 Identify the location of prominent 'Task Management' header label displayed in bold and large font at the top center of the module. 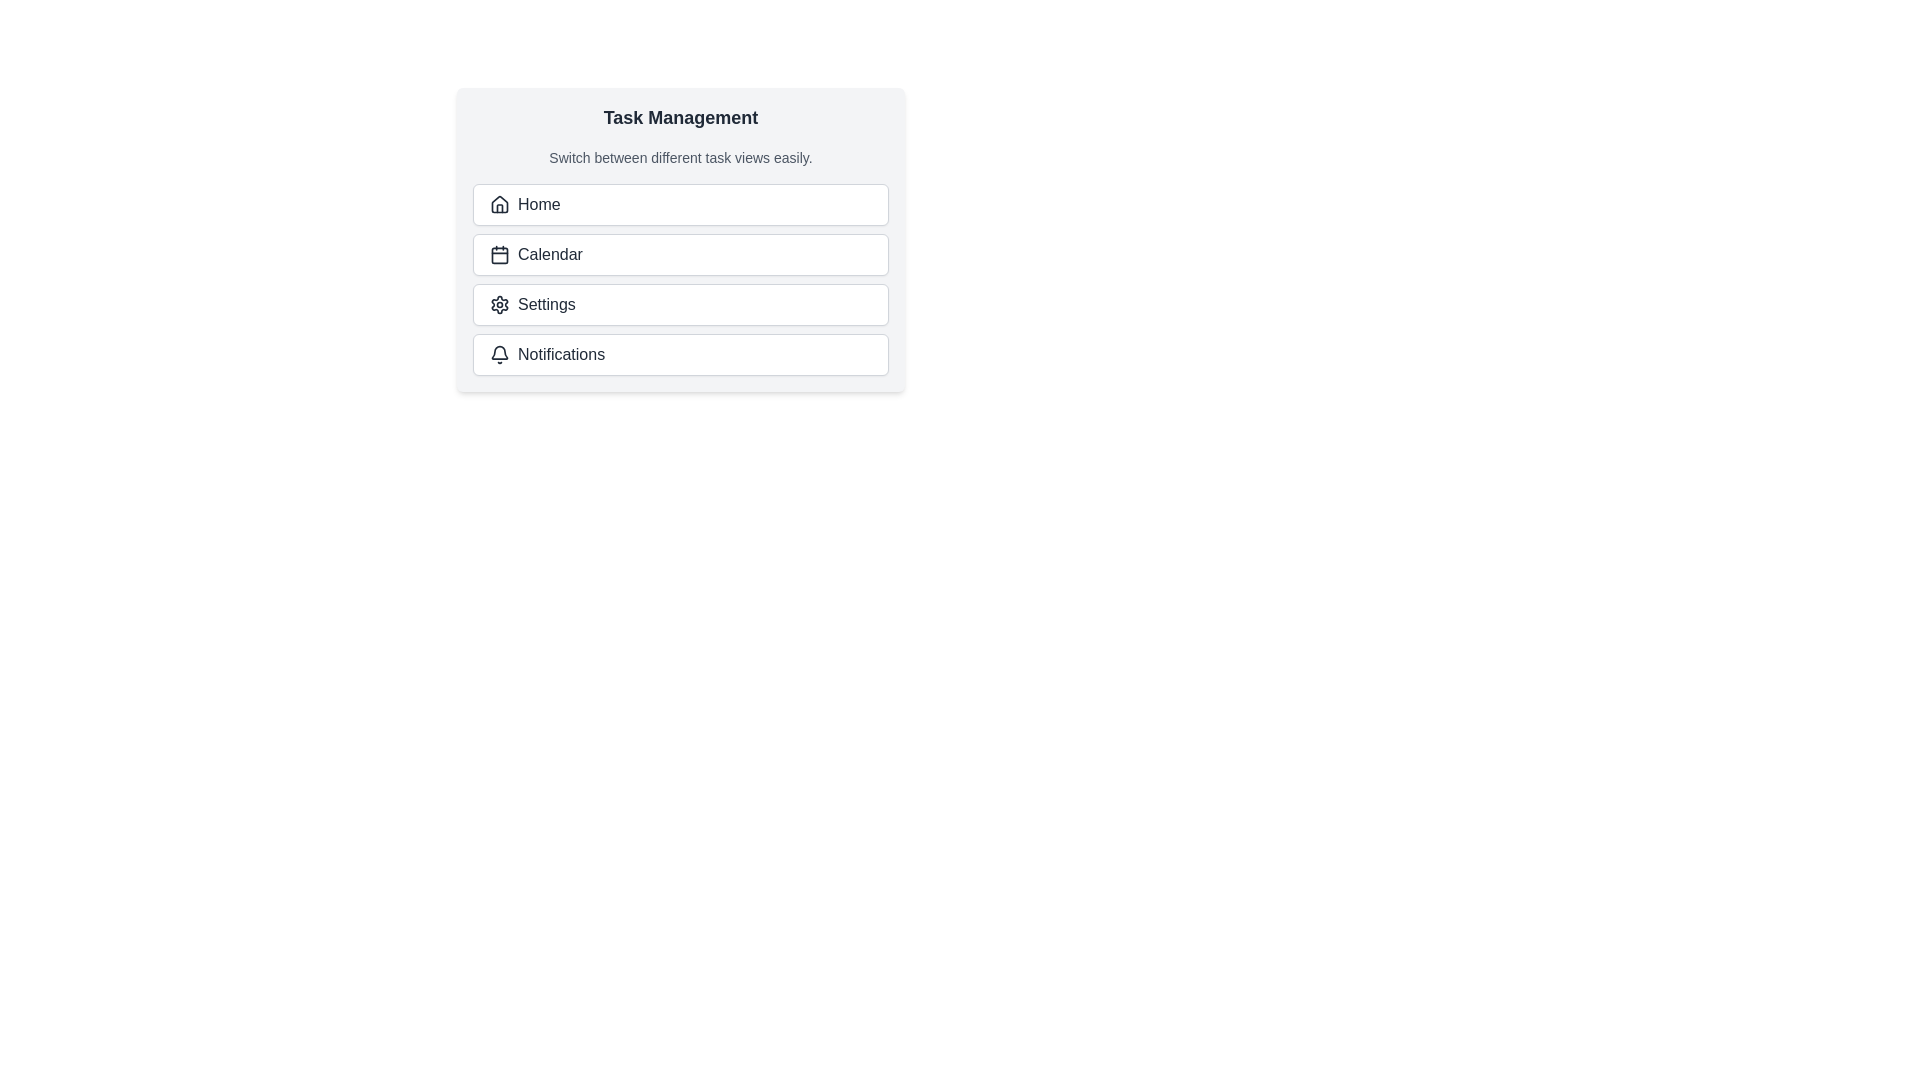
(681, 118).